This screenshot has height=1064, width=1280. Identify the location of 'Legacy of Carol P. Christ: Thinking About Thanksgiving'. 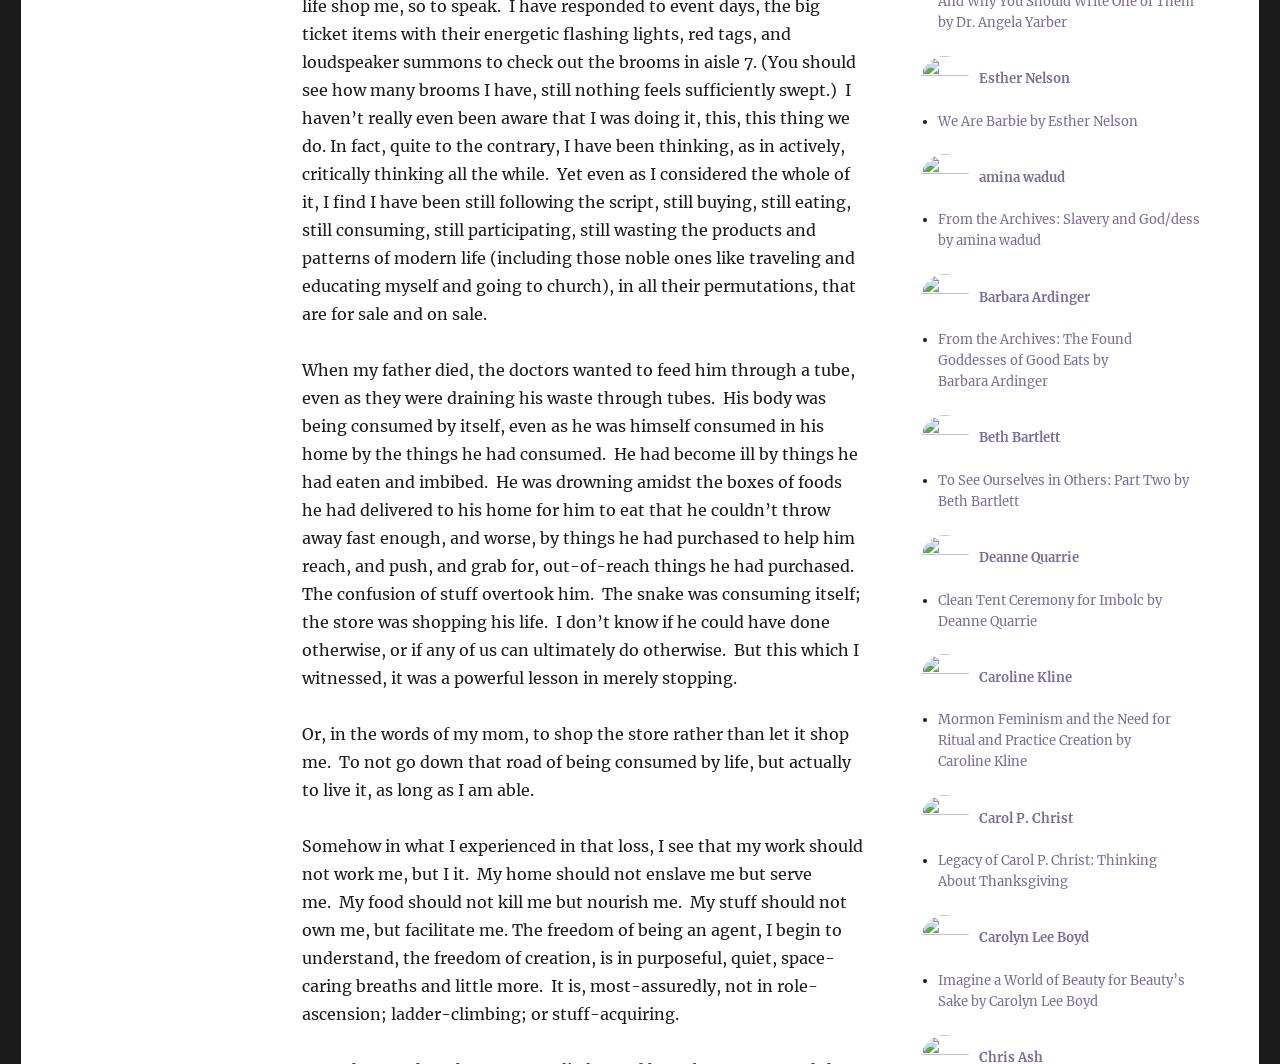
(1045, 870).